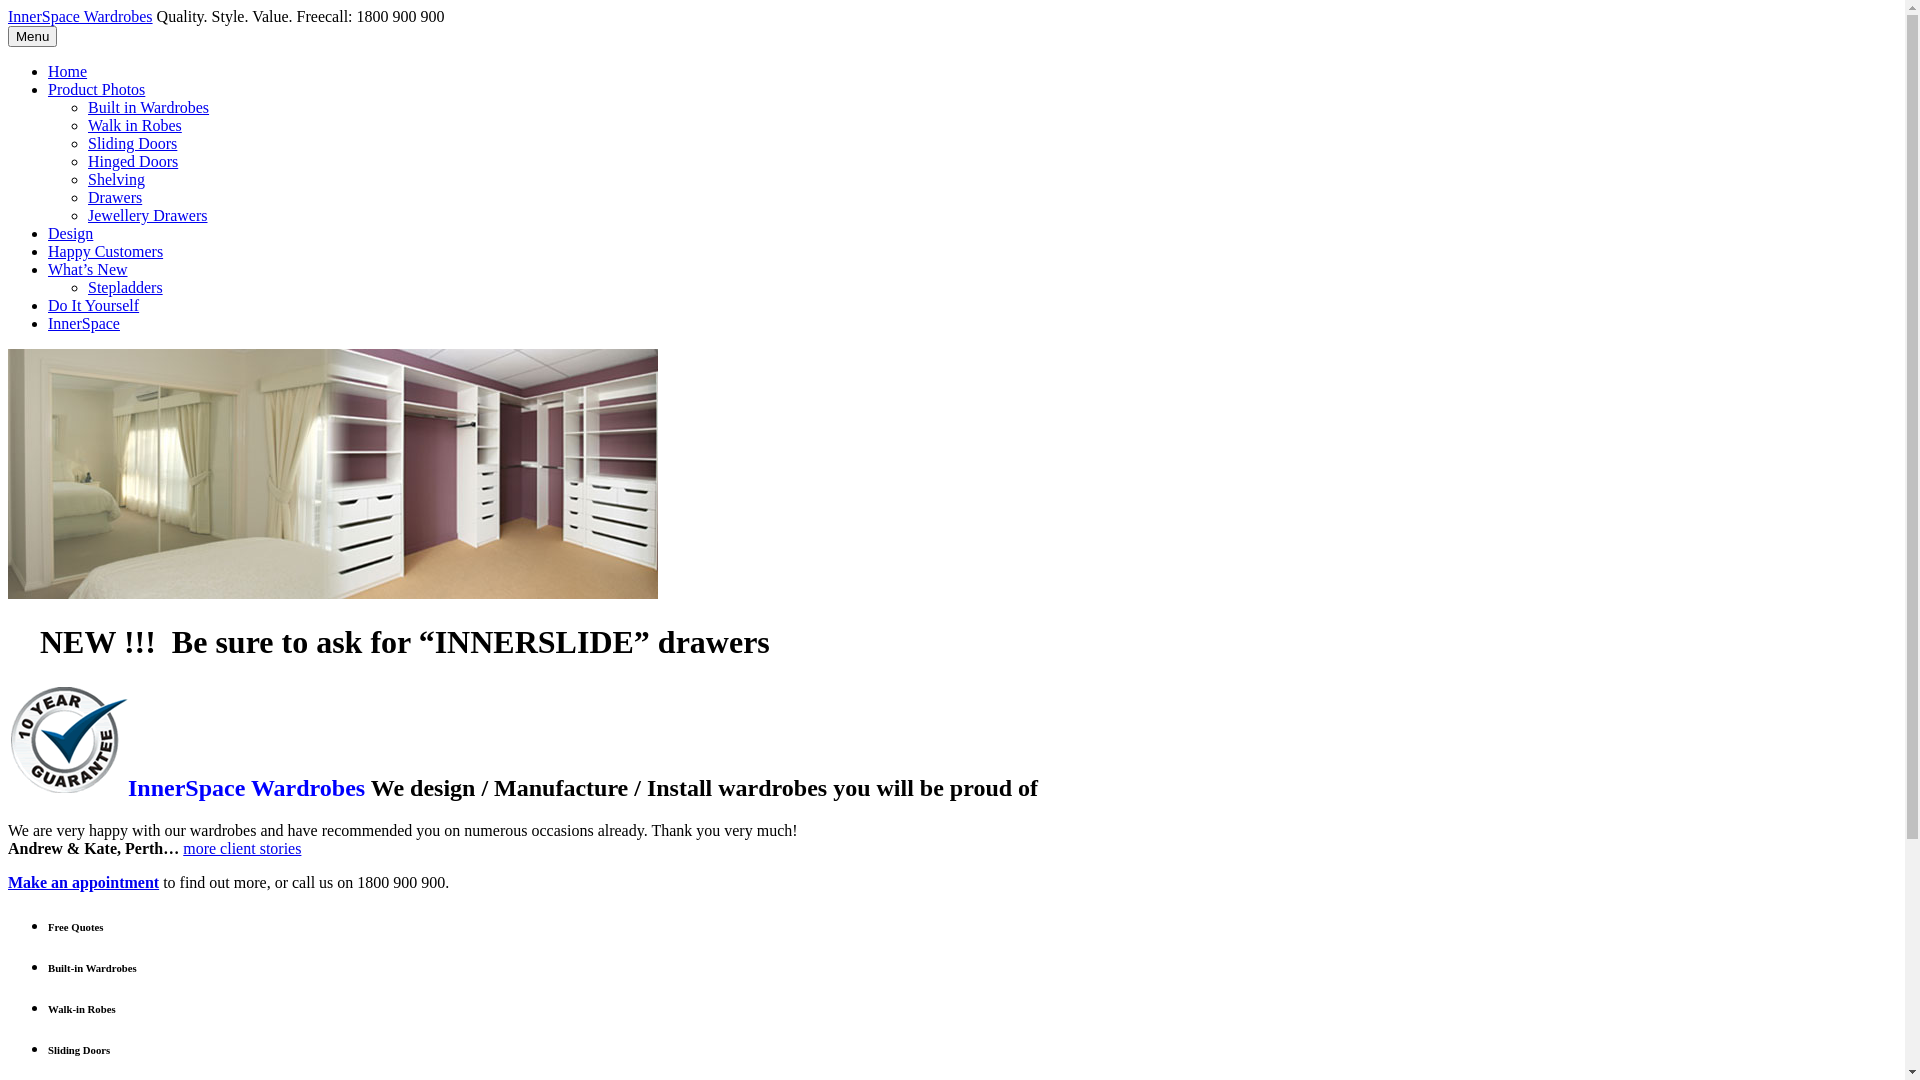 This screenshot has height=1080, width=1920. What do you see at coordinates (131, 142) in the screenshot?
I see `'Sliding Doors'` at bounding box center [131, 142].